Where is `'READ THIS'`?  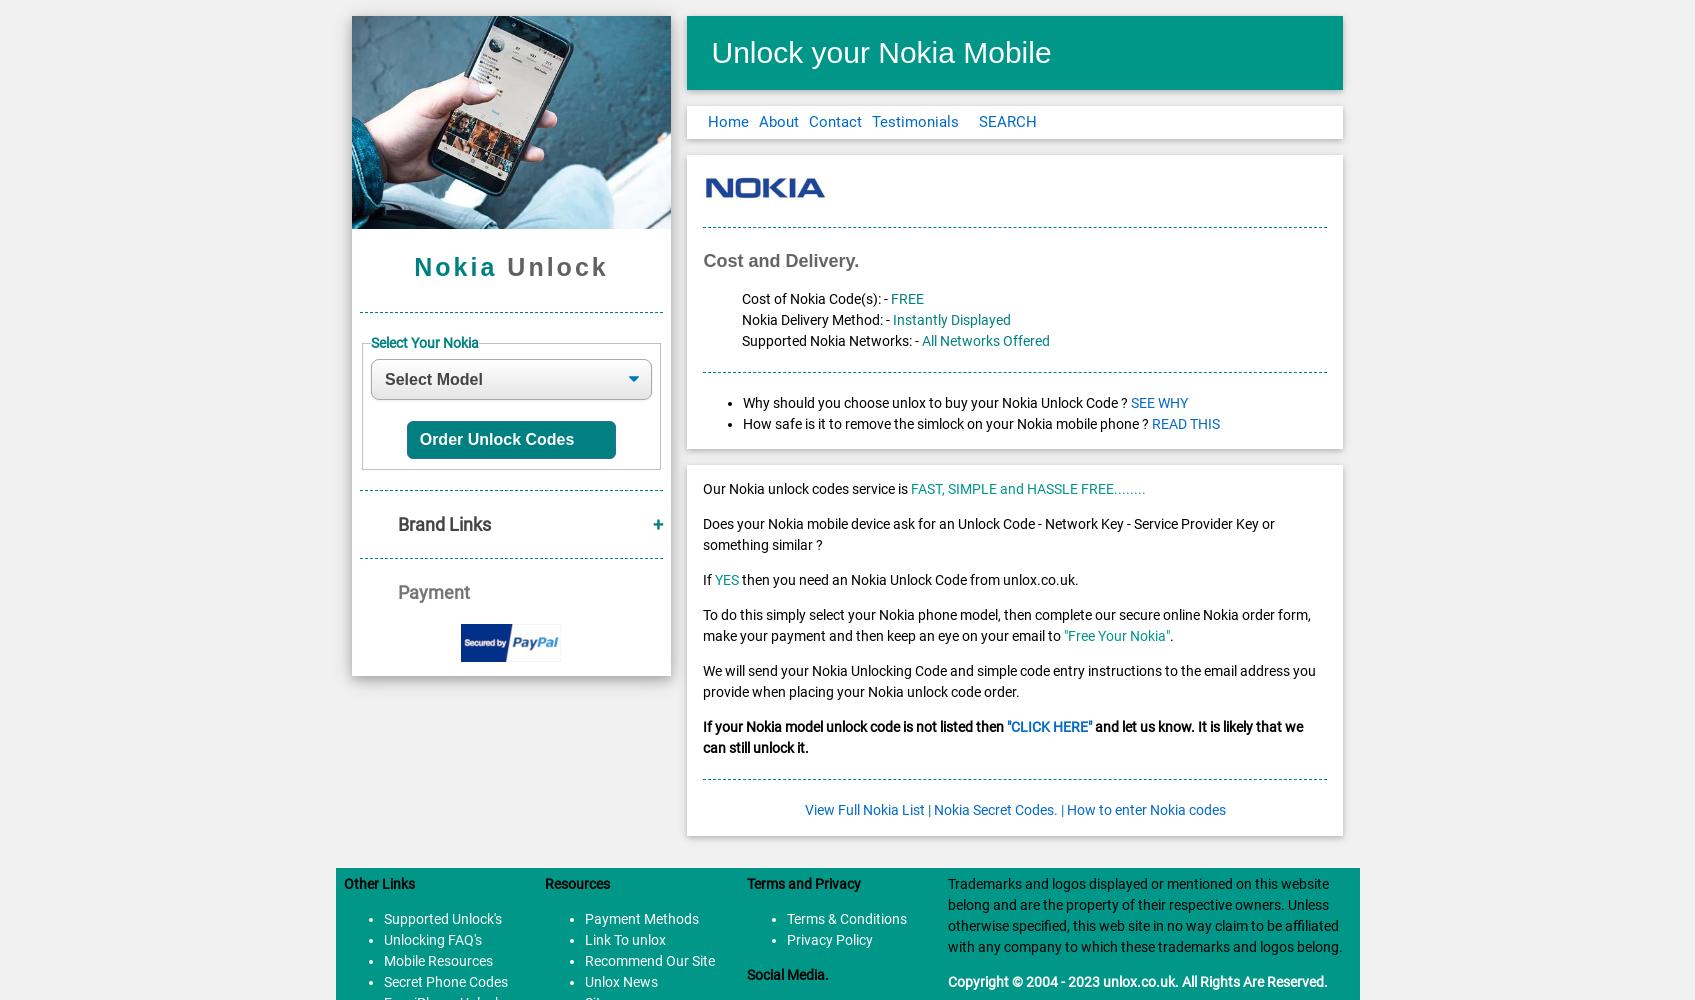
'READ THIS' is located at coordinates (1185, 423).